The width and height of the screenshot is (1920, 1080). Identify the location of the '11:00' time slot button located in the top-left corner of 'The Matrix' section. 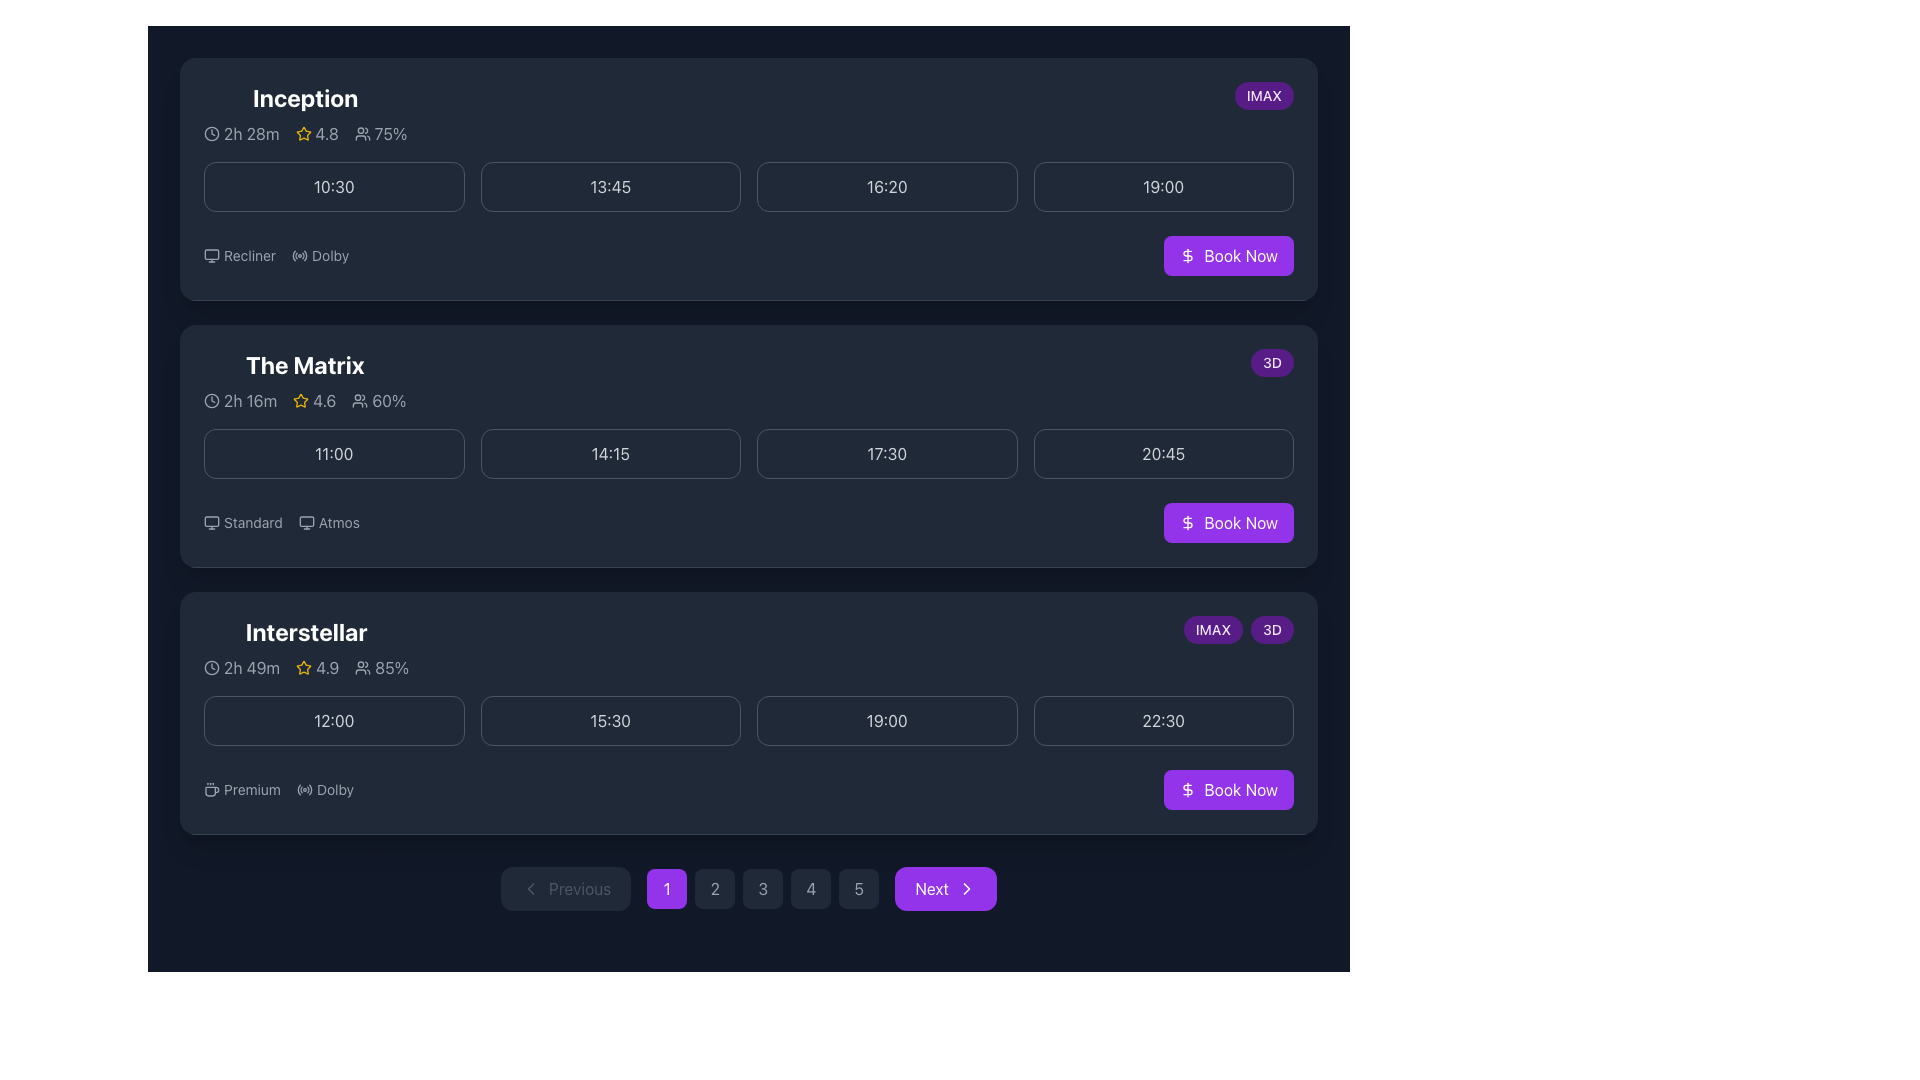
(334, 454).